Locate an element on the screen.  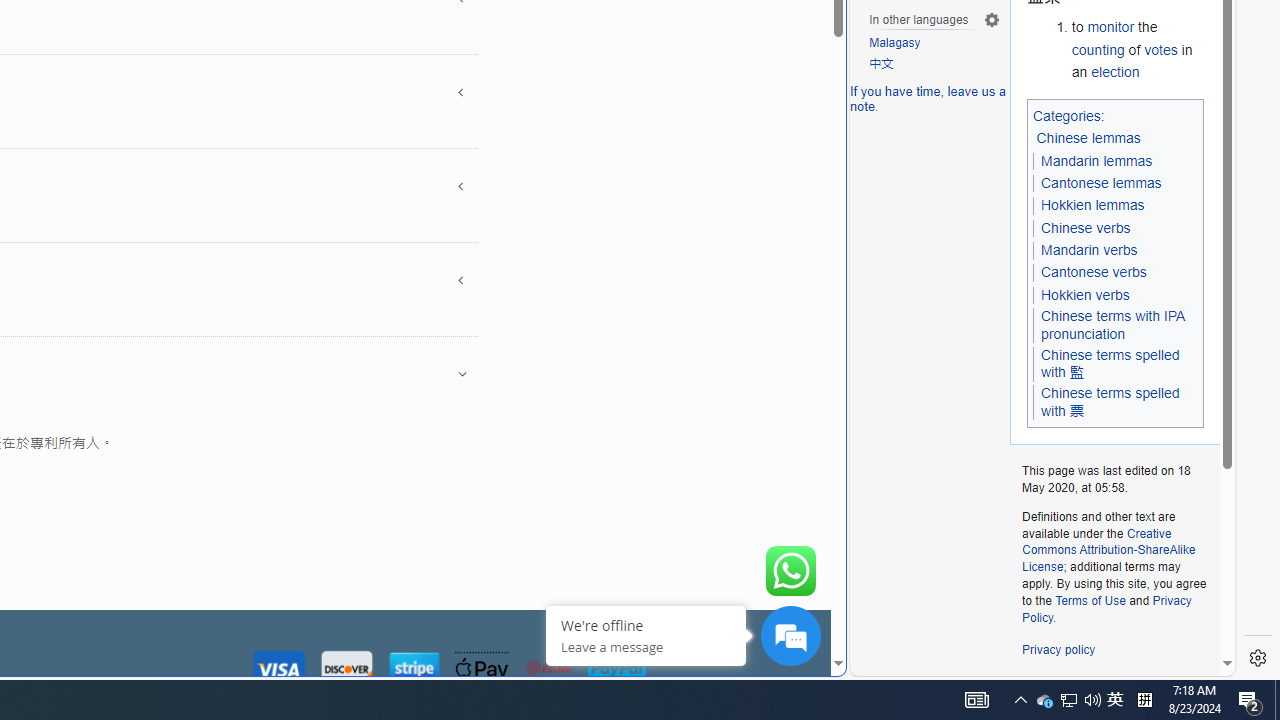
'Terms of Use' is located at coordinates (1089, 599).